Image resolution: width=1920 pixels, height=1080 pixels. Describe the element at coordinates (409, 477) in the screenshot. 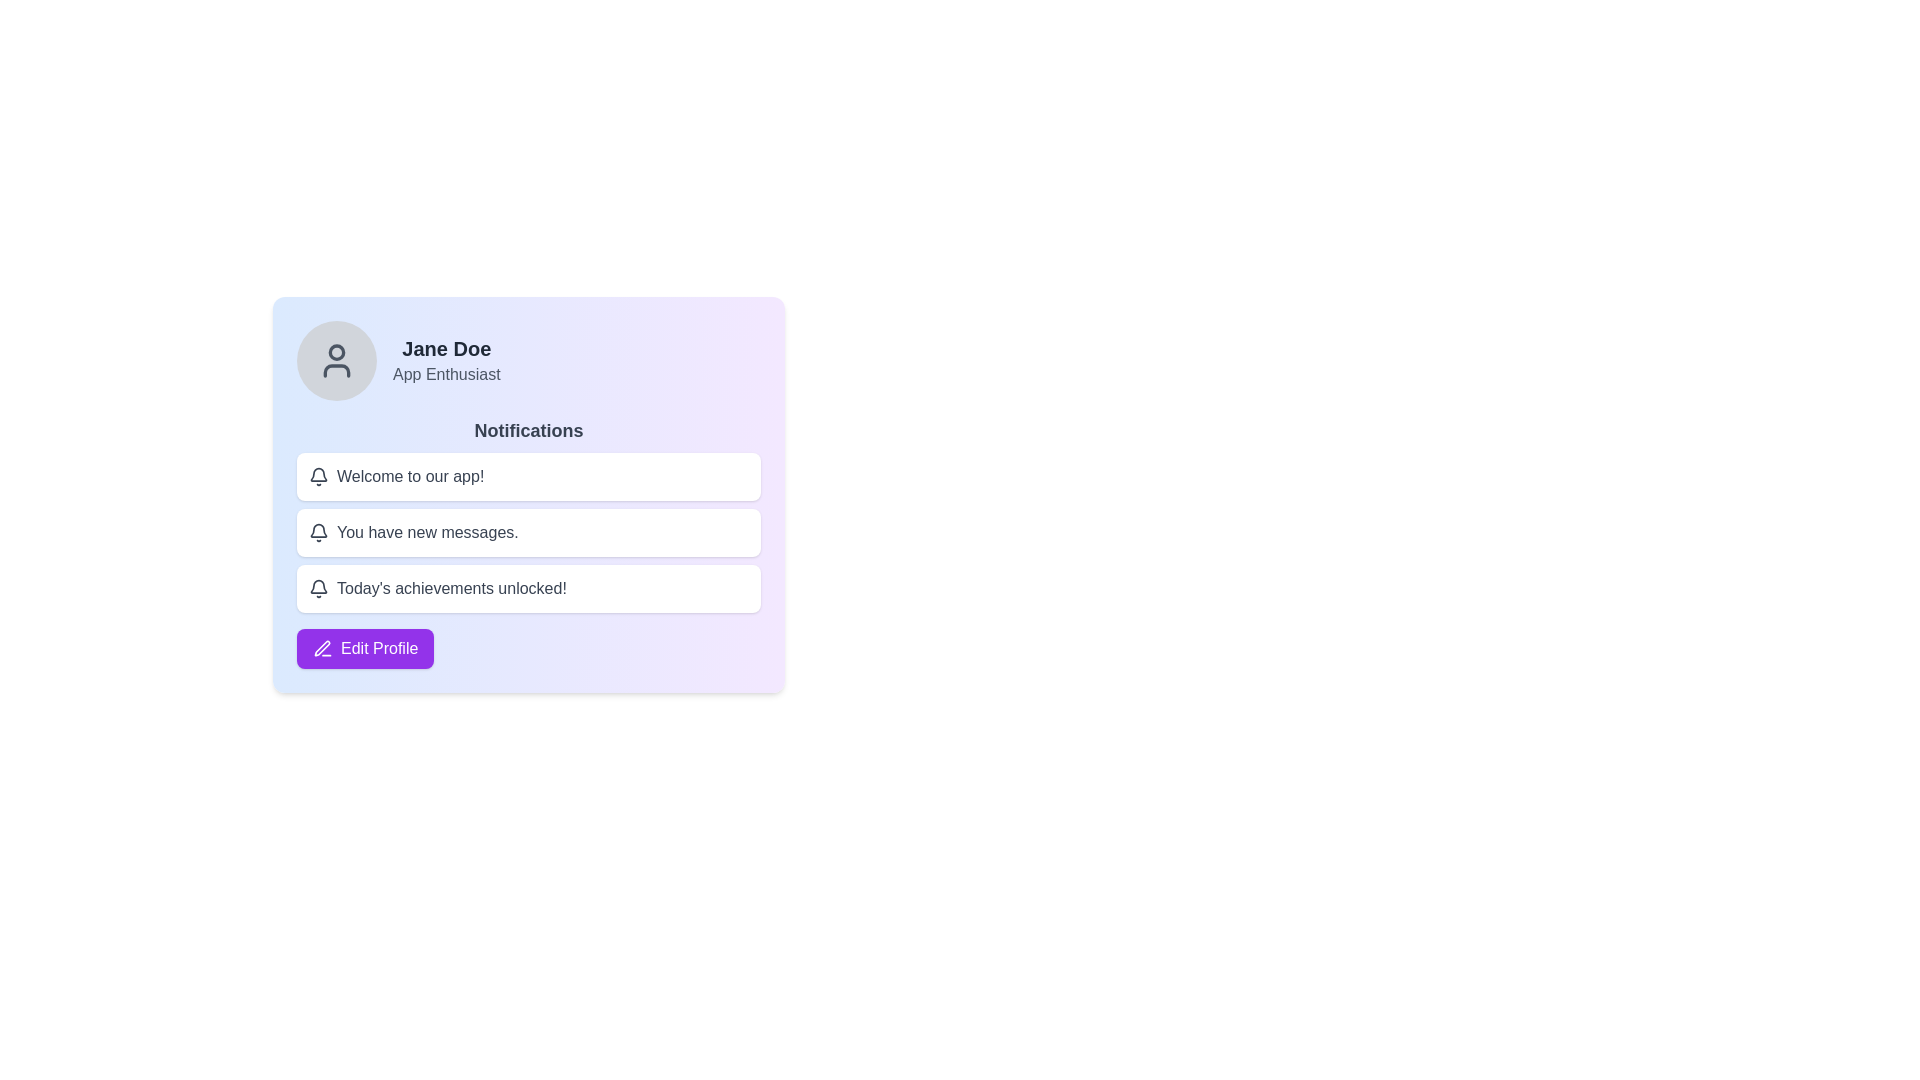

I see `the static text label that reads 'Welcome to our app!', which is the first notification box under the 'Notifications' header` at that location.